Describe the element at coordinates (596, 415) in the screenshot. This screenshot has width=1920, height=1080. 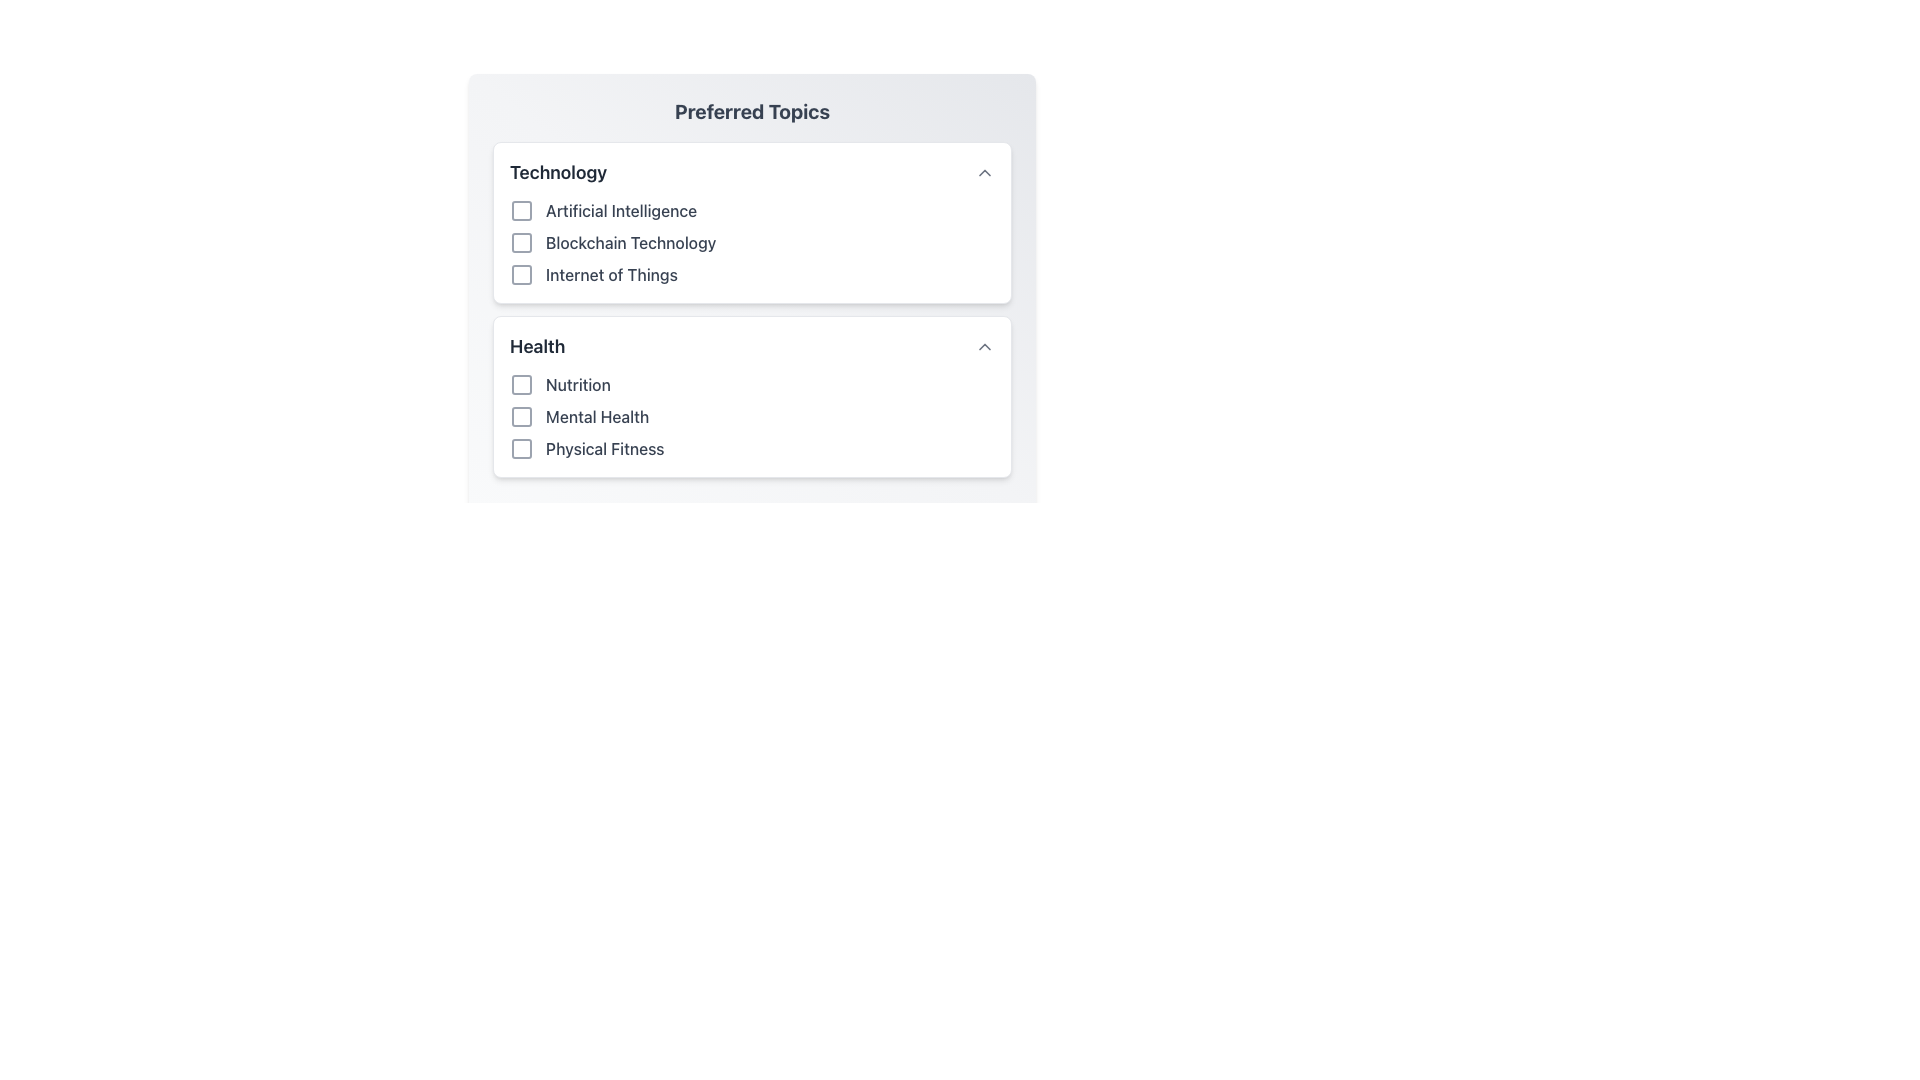
I see `the 'Mental Health' text label, which acts as a descriptor for the interactive checkbox in the 'Health' section under 'Preferred Topics.'` at that location.